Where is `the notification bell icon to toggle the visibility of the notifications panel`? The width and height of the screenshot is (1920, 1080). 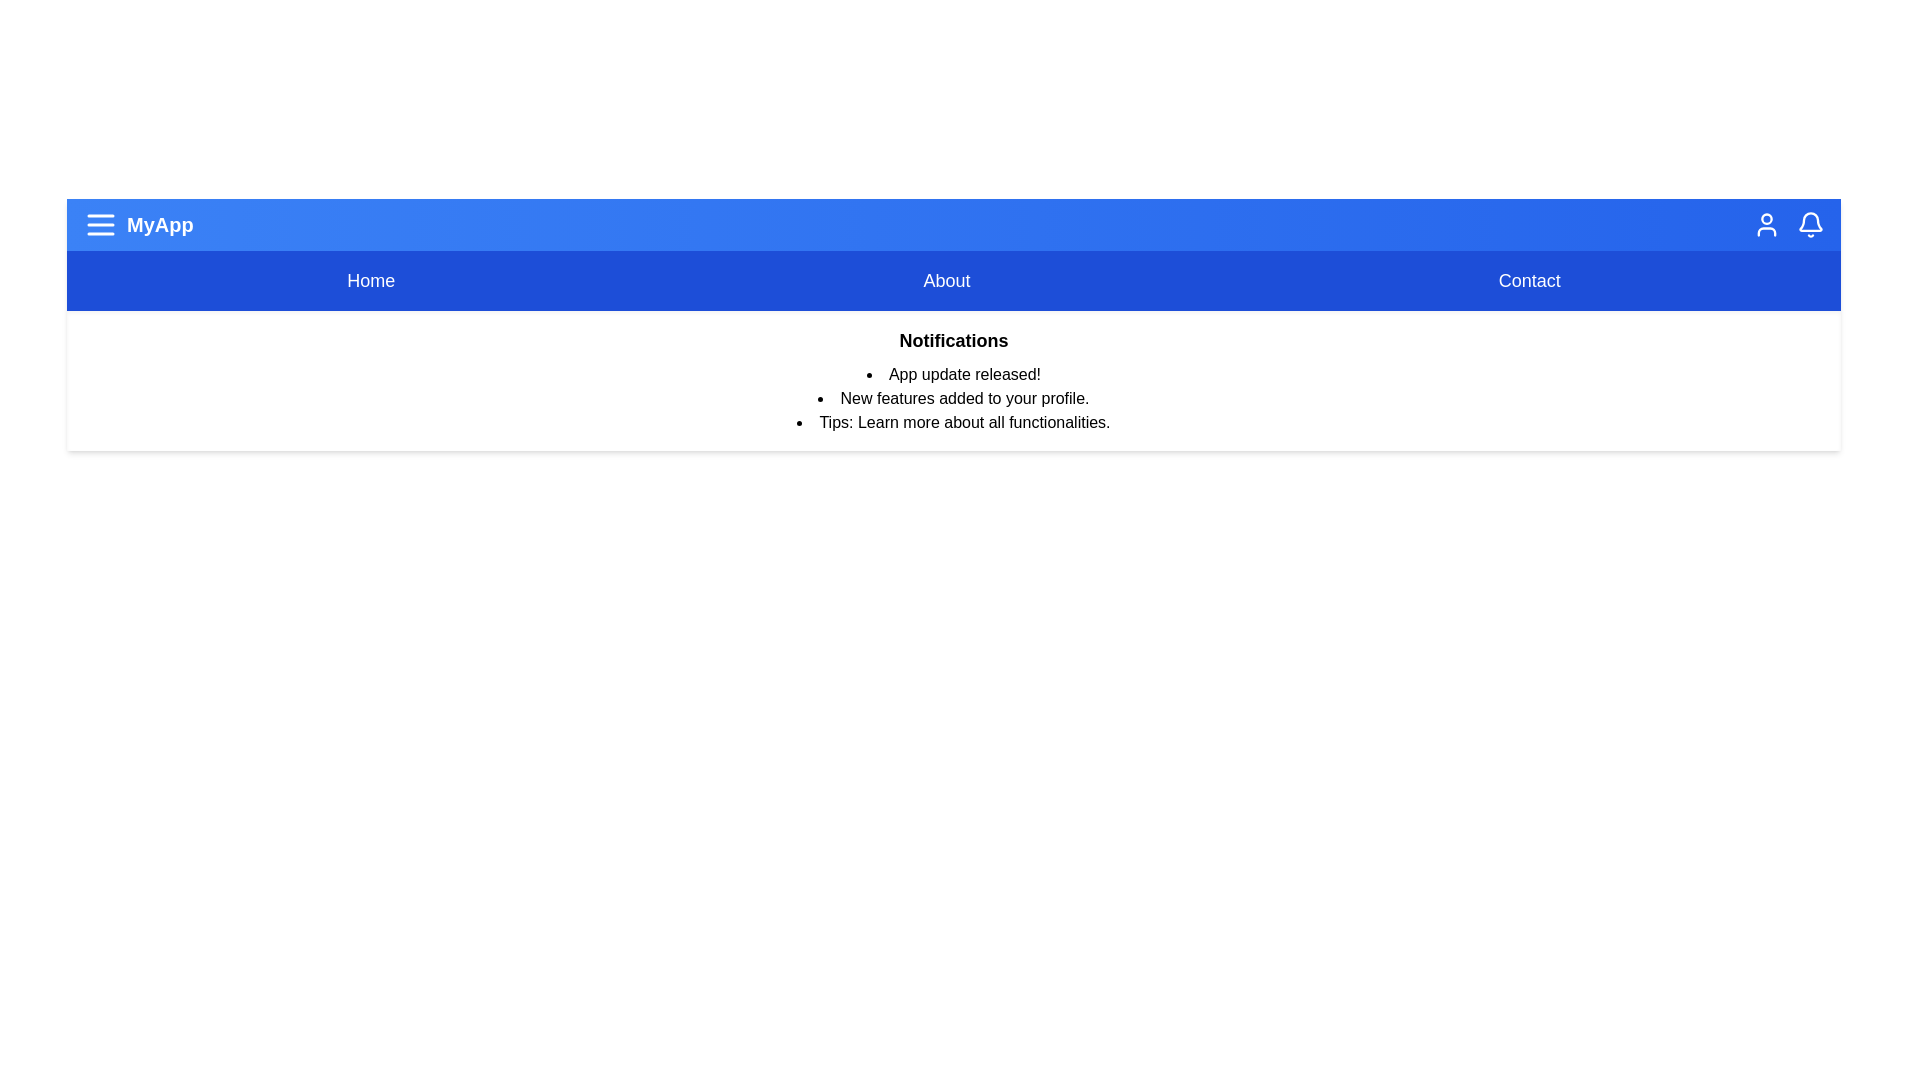 the notification bell icon to toggle the visibility of the notifications panel is located at coordinates (1810, 224).